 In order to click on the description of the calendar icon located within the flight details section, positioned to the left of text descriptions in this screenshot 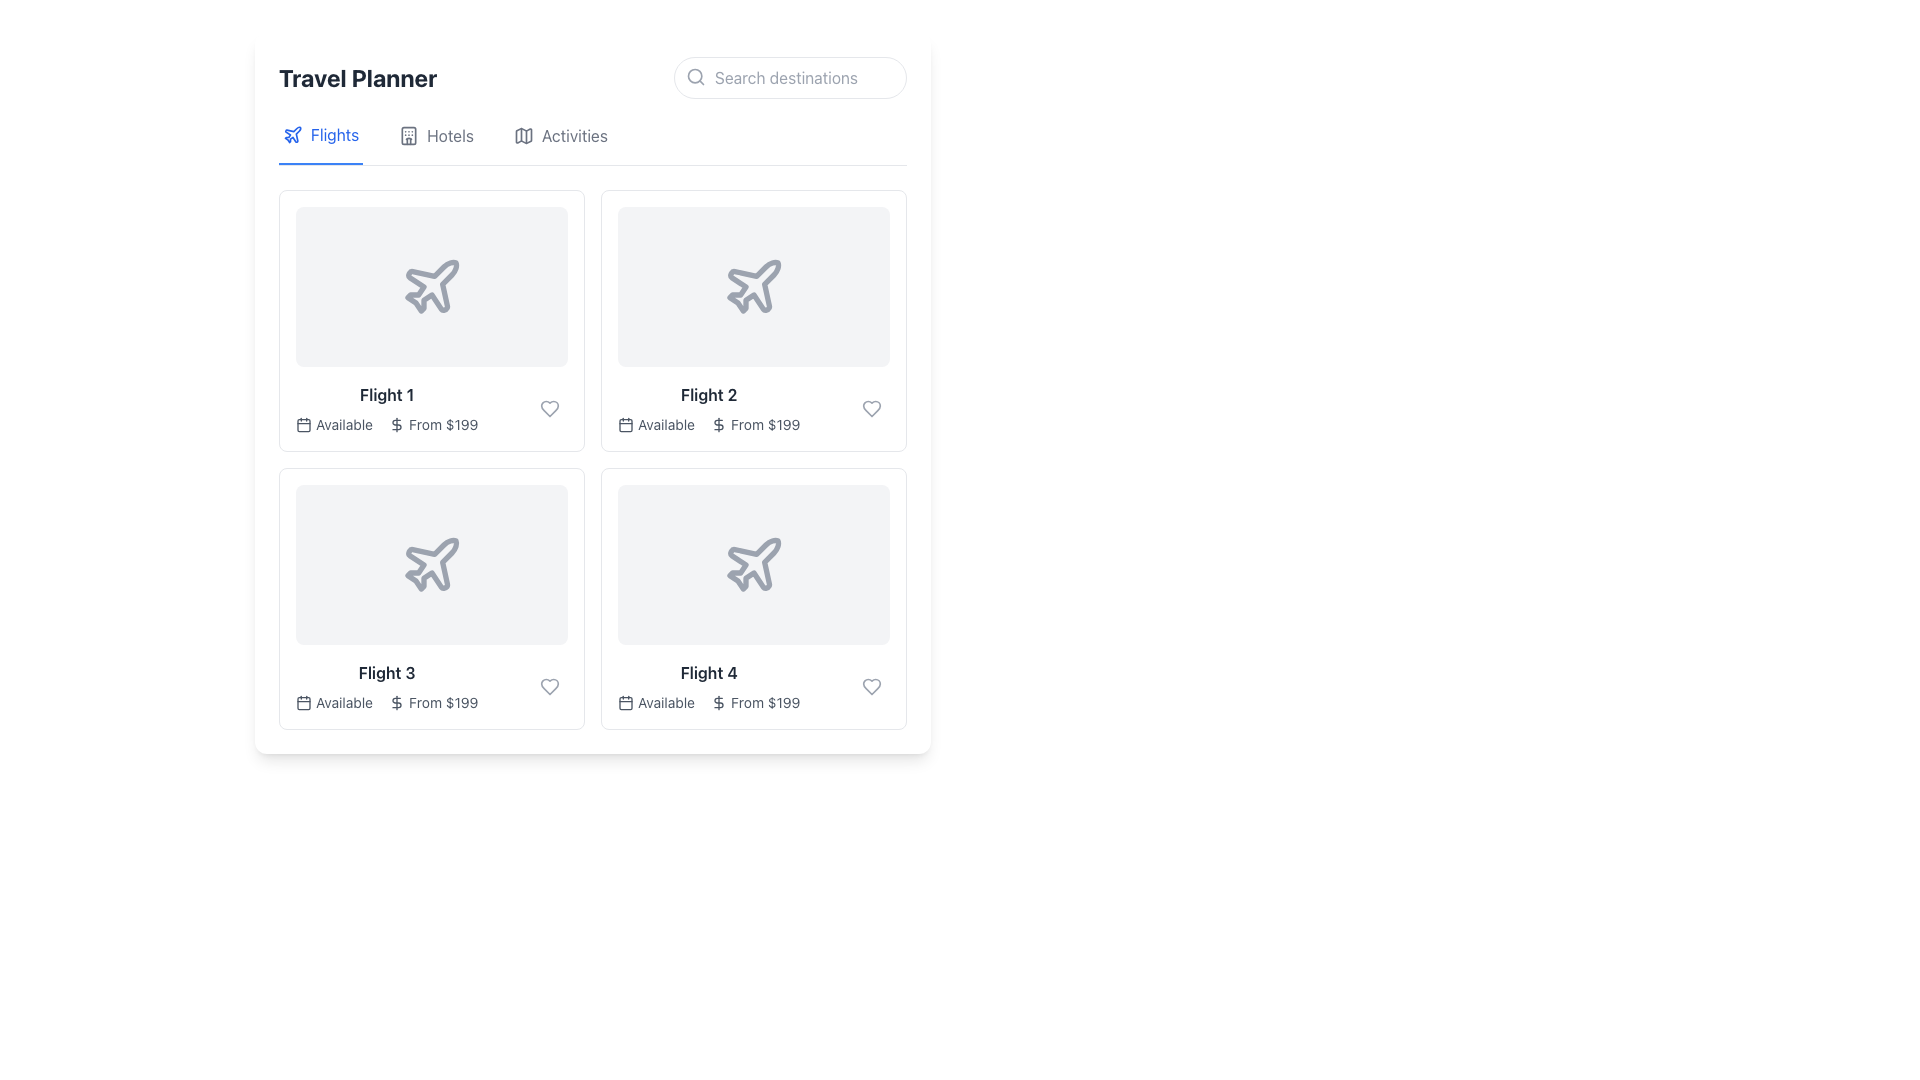, I will do `click(302, 423)`.